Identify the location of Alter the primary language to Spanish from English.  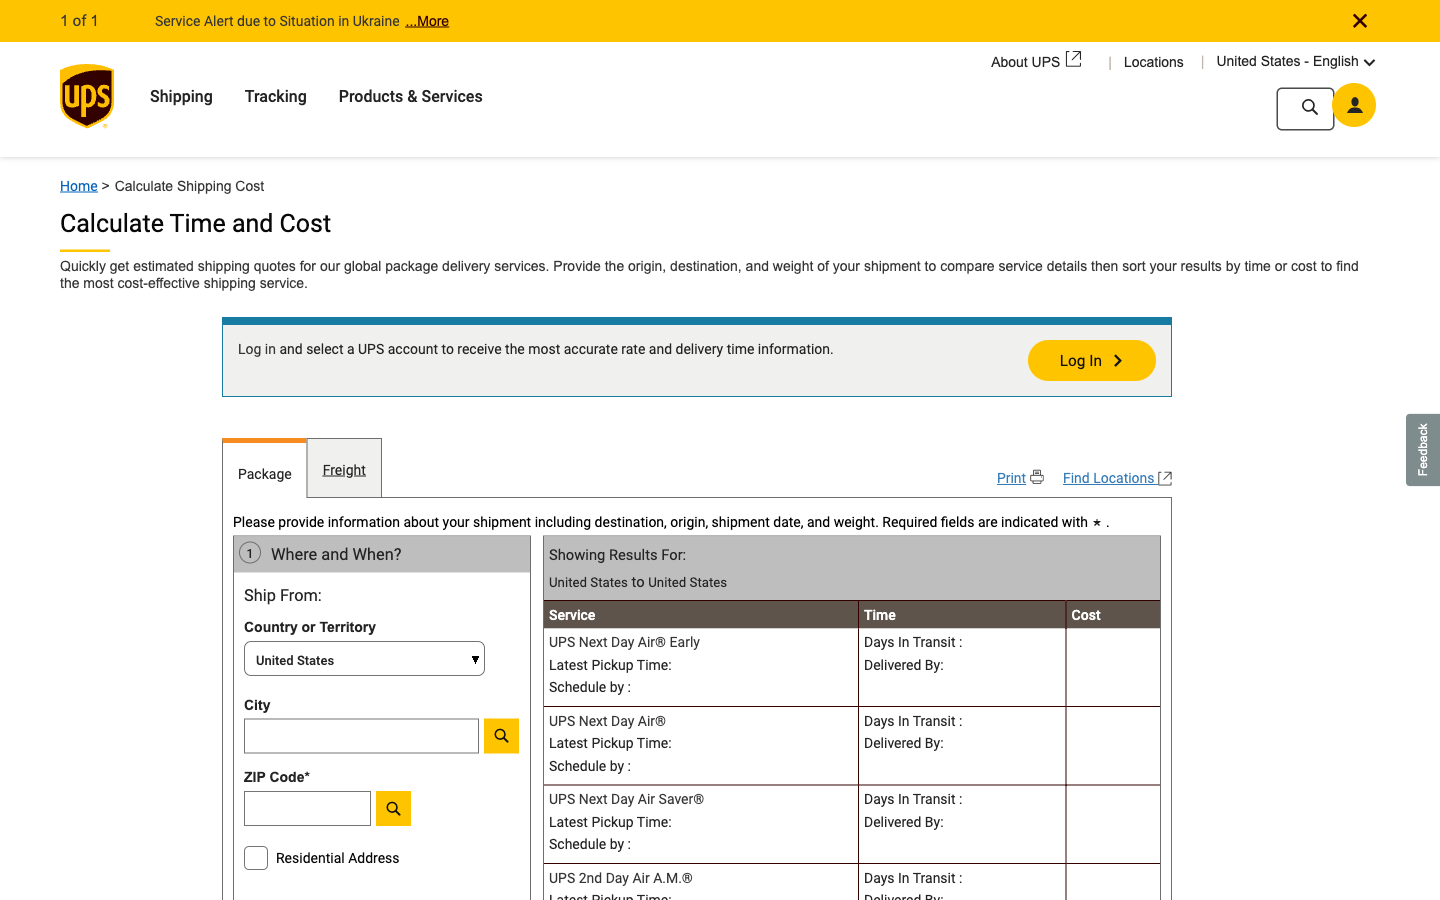
(1358, 59).